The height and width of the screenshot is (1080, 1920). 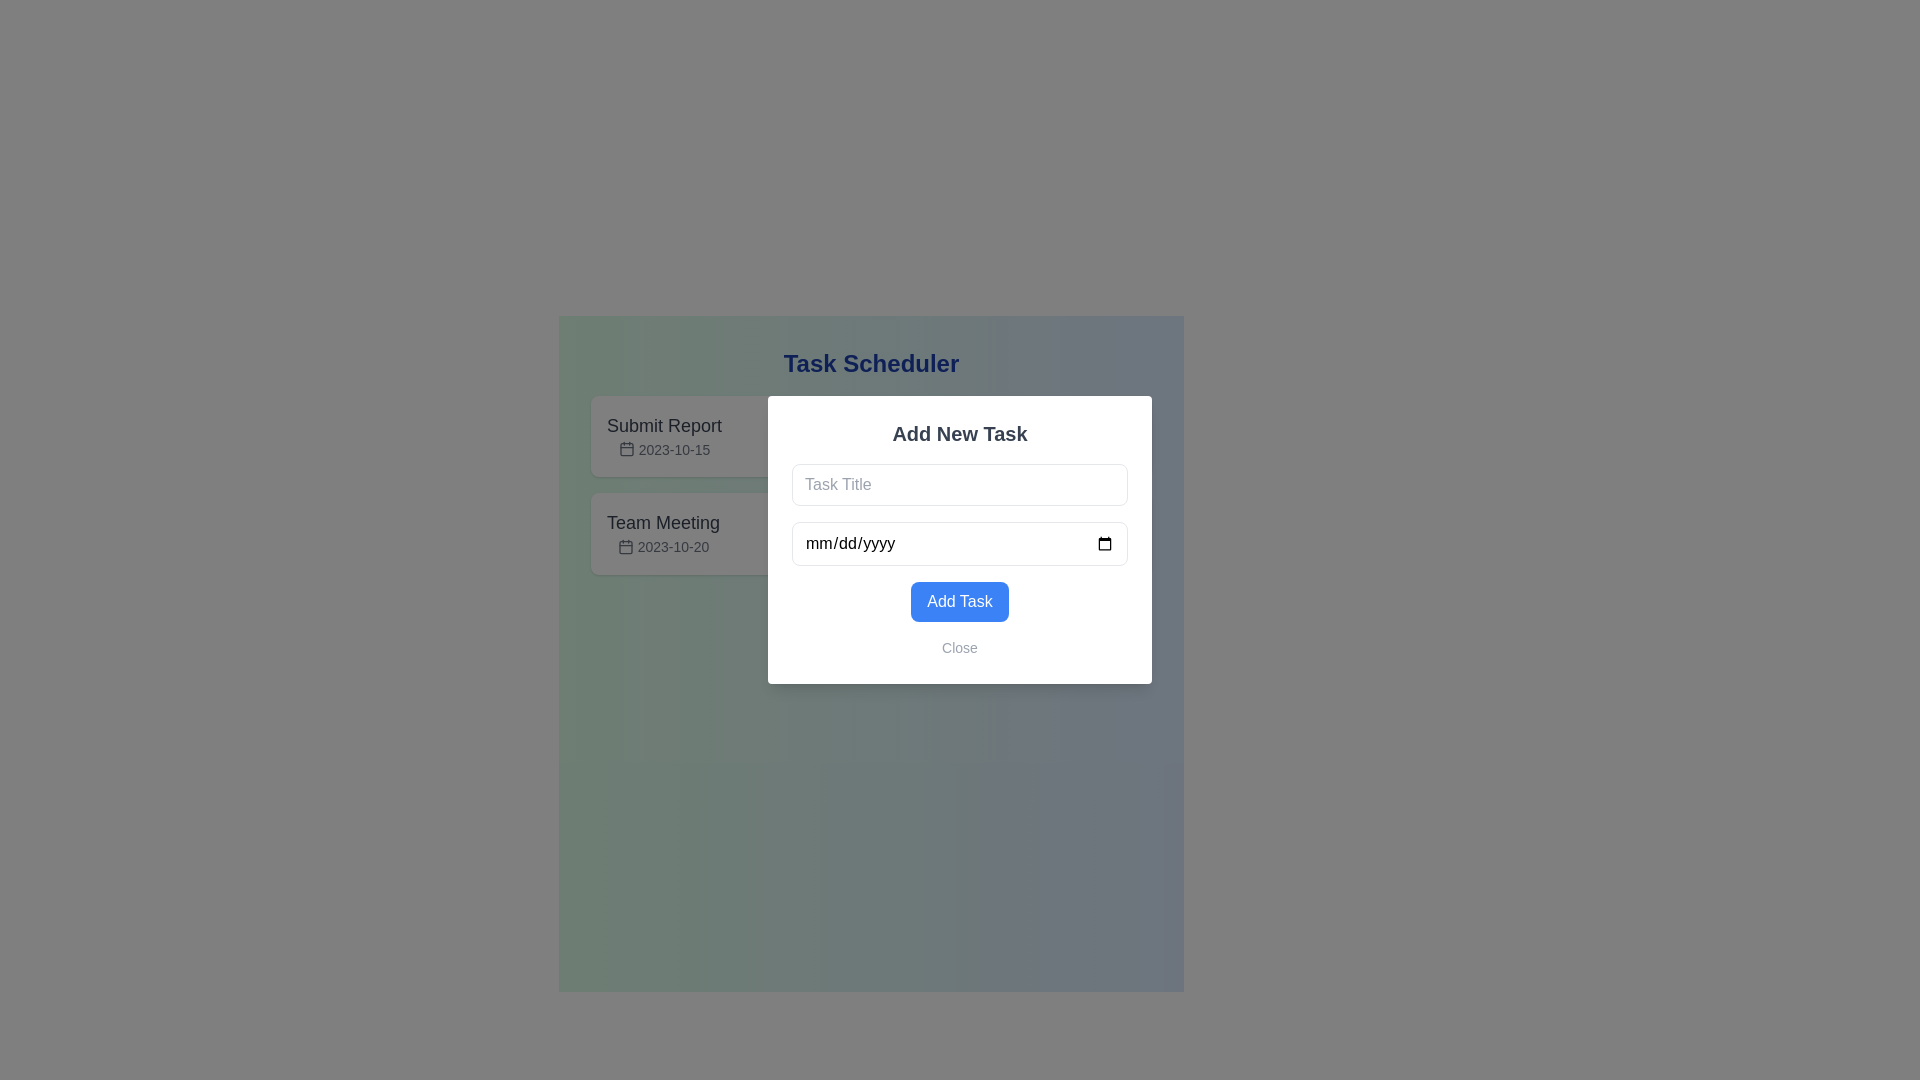 I want to click on the date text label displaying '2023-10-15', which is styled in small gray text and located next to the calendar icon below the 'Submit Report' title, so click(x=664, y=450).